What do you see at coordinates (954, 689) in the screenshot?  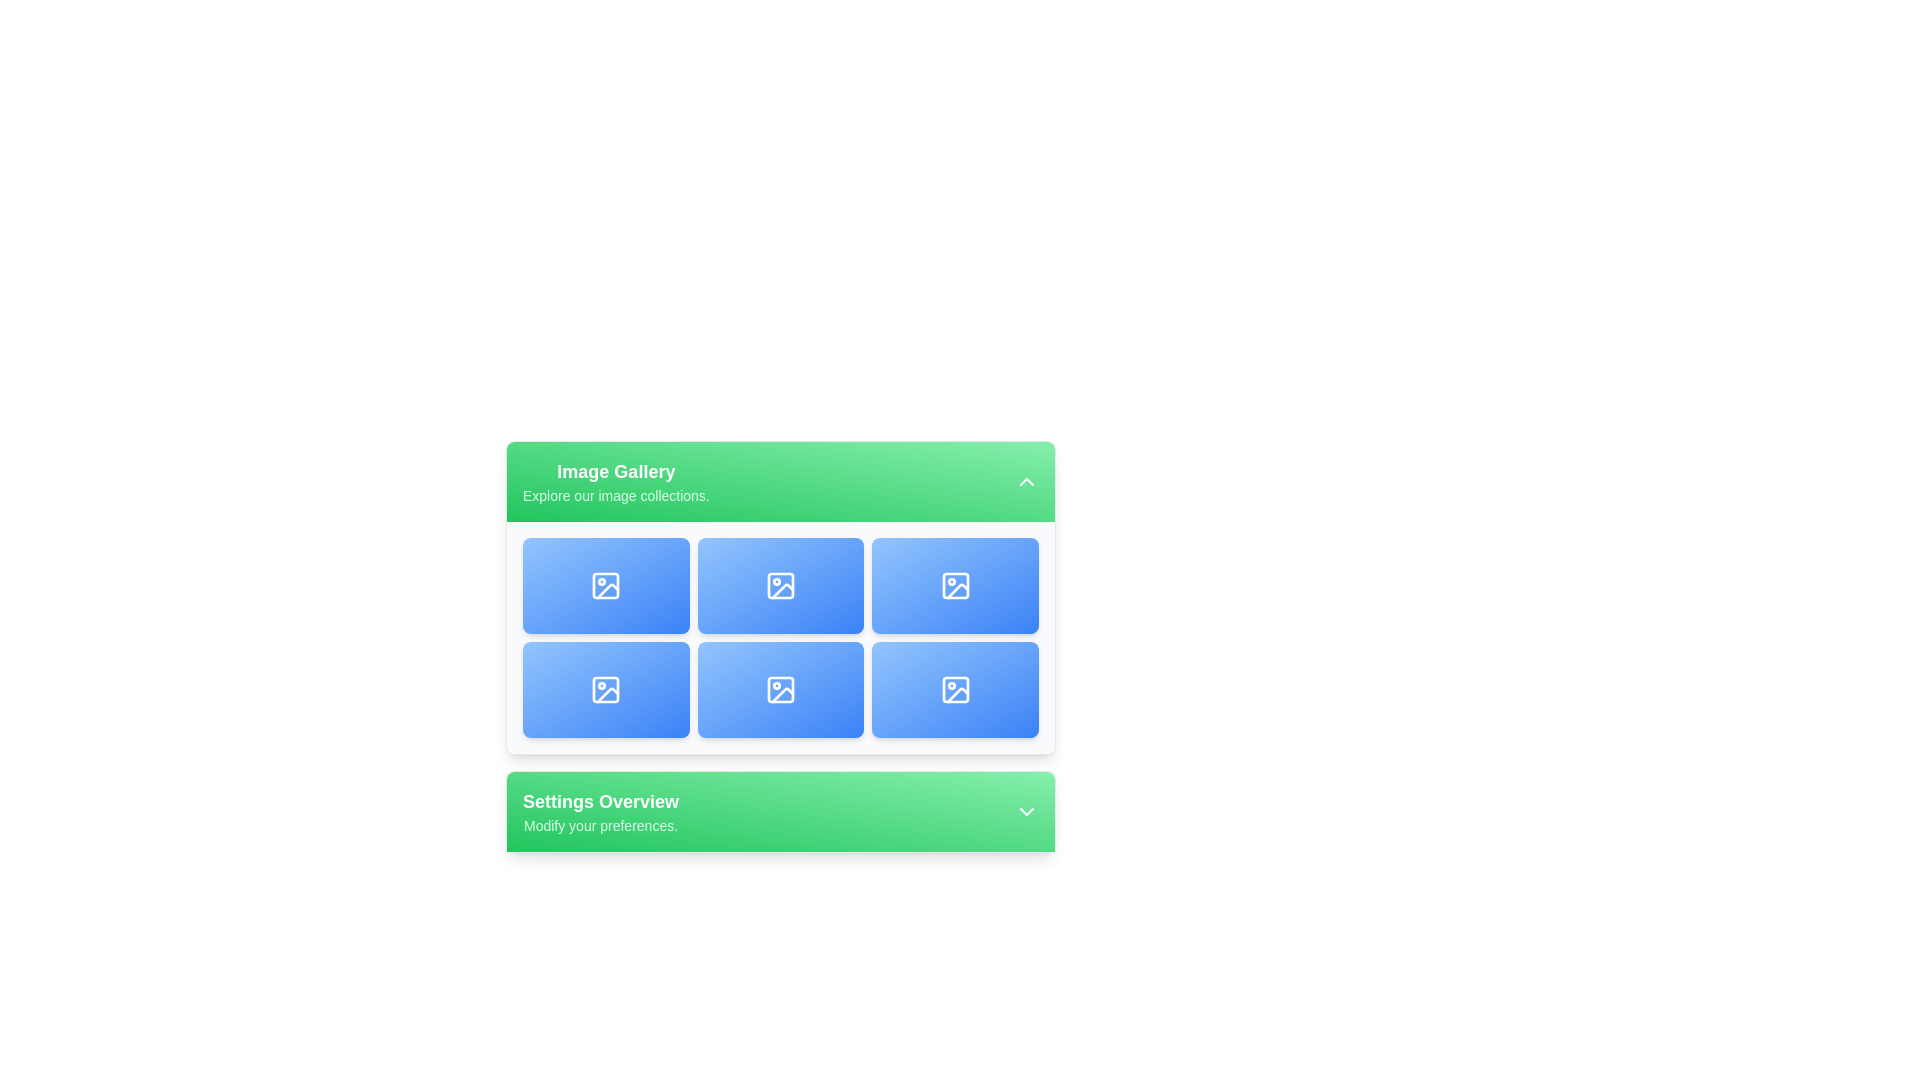 I see `the icon located in the bottom-right corner of the 'Image Gallery' section's button grid, which is used for image interaction` at bounding box center [954, 689].